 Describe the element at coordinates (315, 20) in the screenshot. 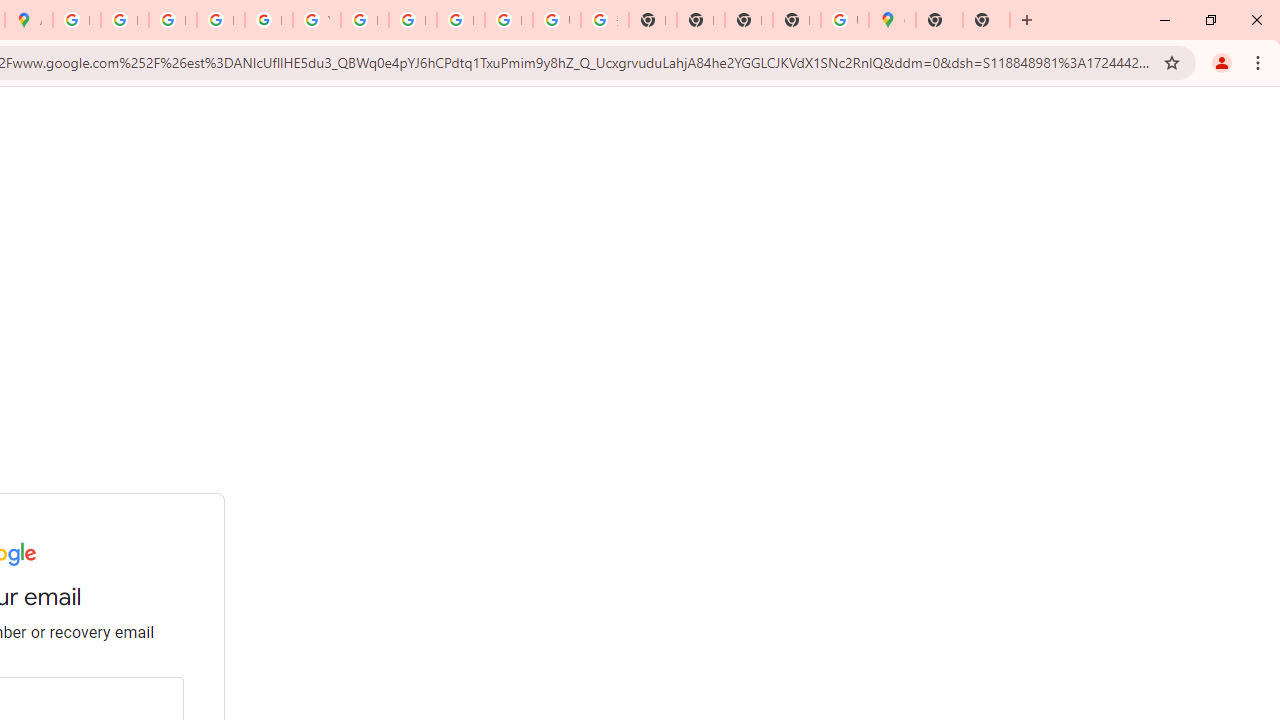

I see `'YouTube'` at that location.